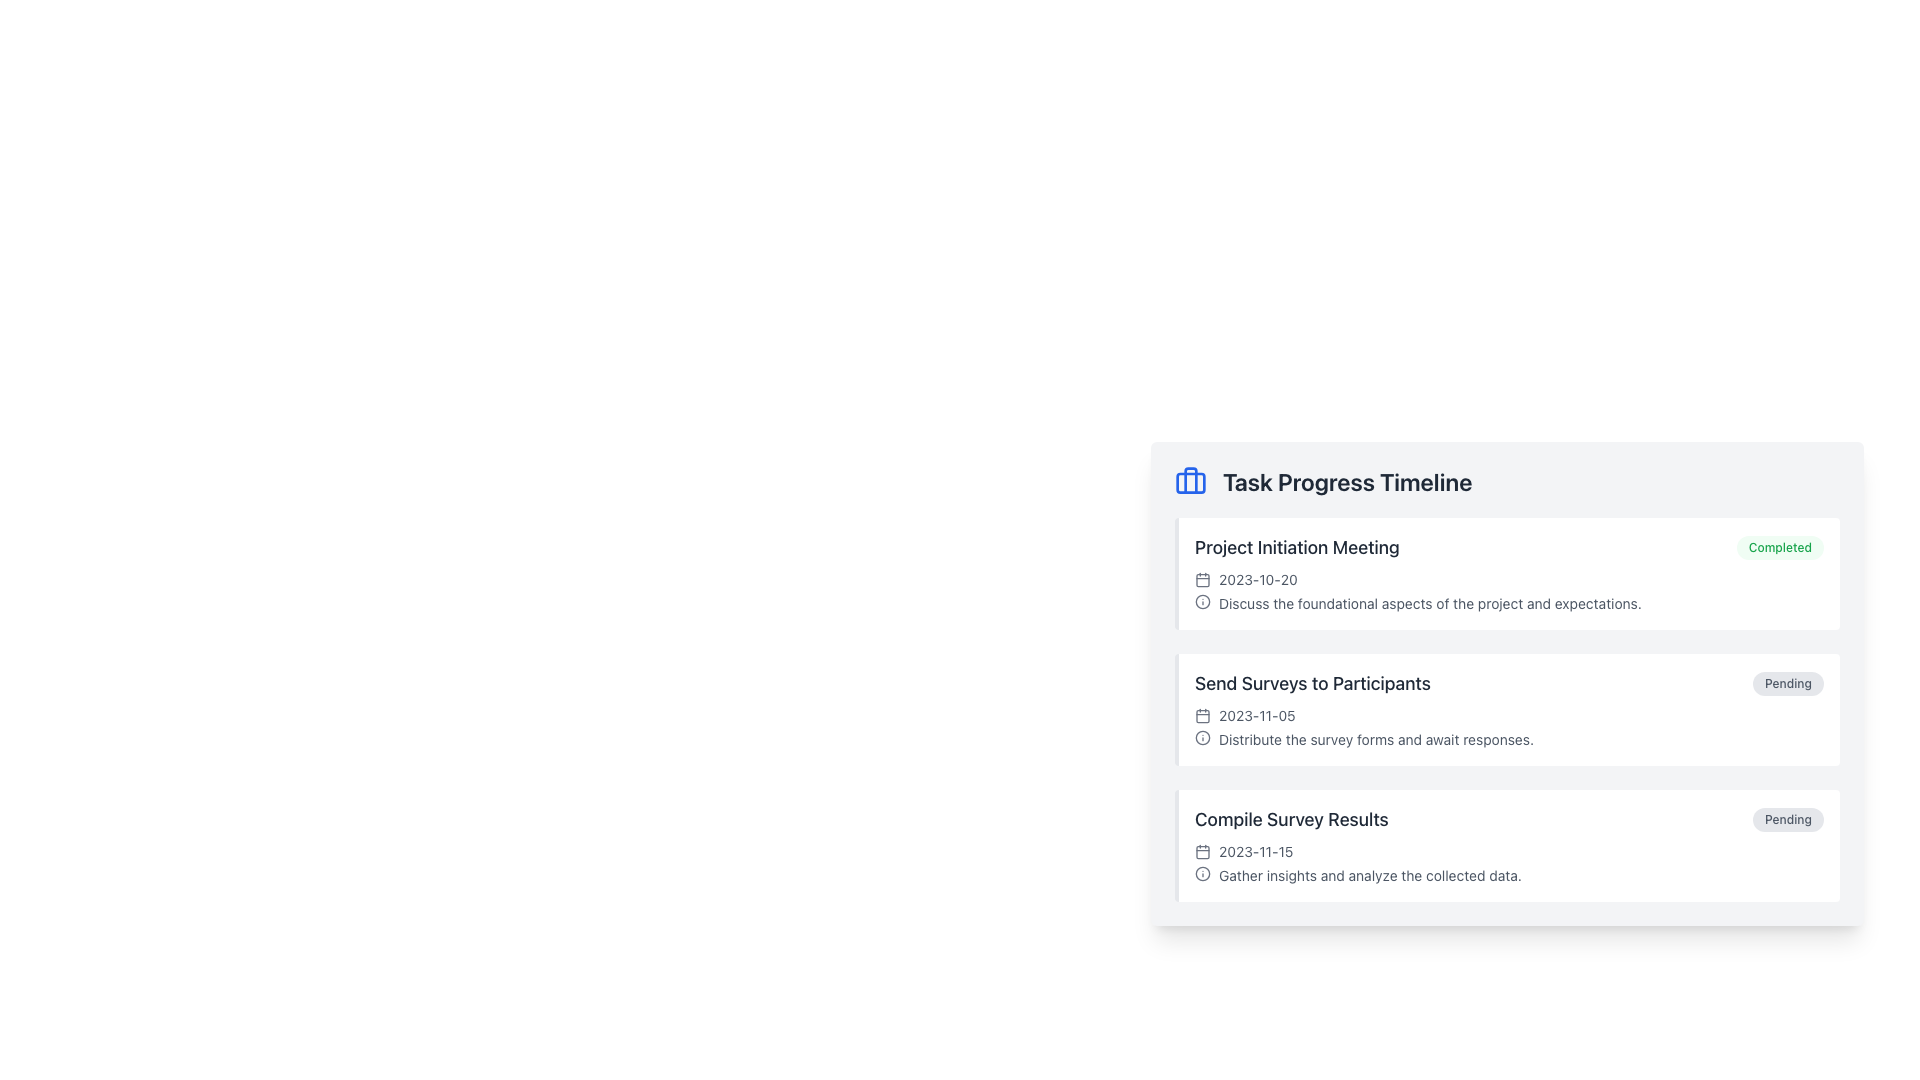 This screenshot has height=1080, width=1920. What do you see at coordinates (1202, 737) in the screenshot?
I see `the circular graphical component in the SVG element, which serves as part of an icon or visual representation located in the middle section of the interface` at bounding box center [1202, 737].